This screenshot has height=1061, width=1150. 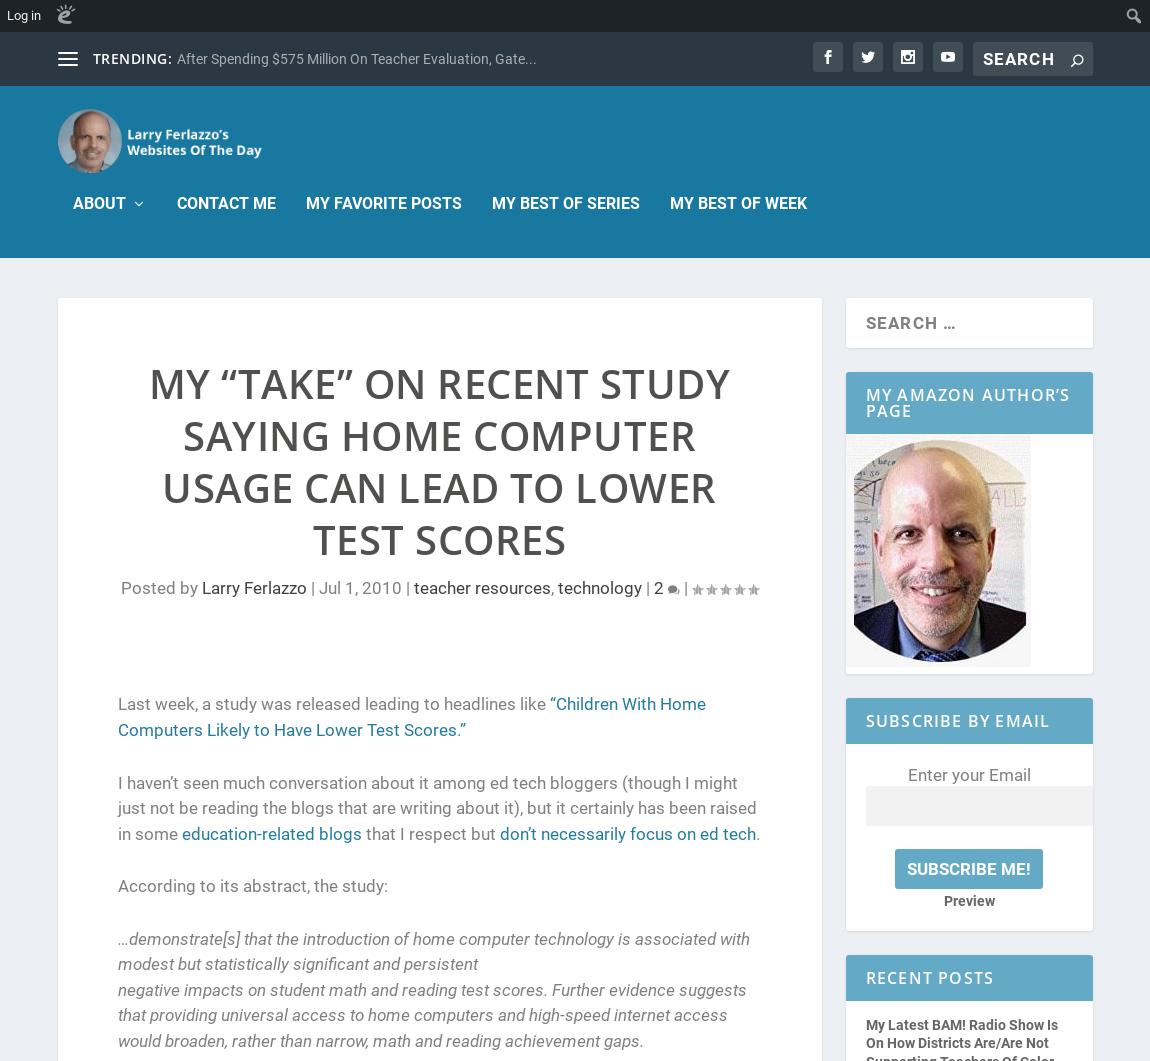 I want to click on 'My “Take” On Recent Study Saying Home Computer Usage Can Lead To Lower Test Scores', so click(x=147, y=461).